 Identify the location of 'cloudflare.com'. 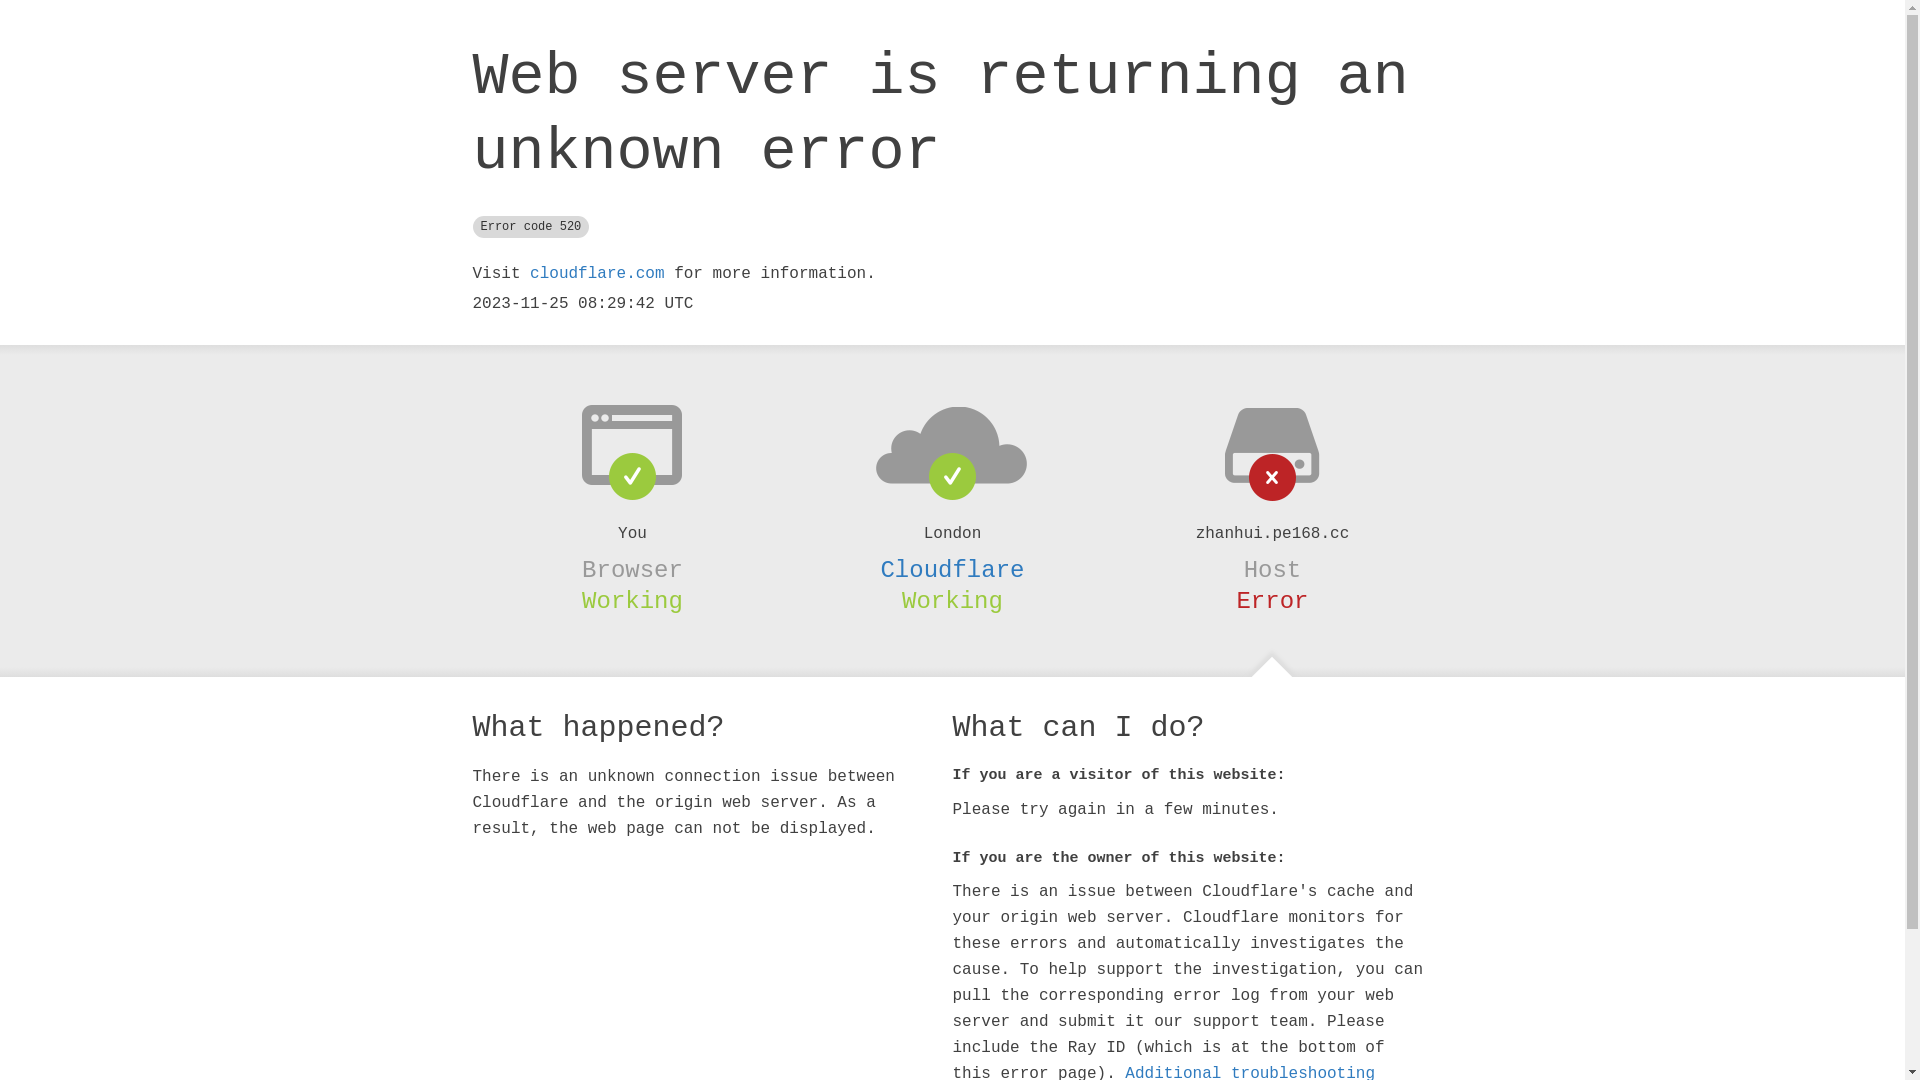
(529, 273).